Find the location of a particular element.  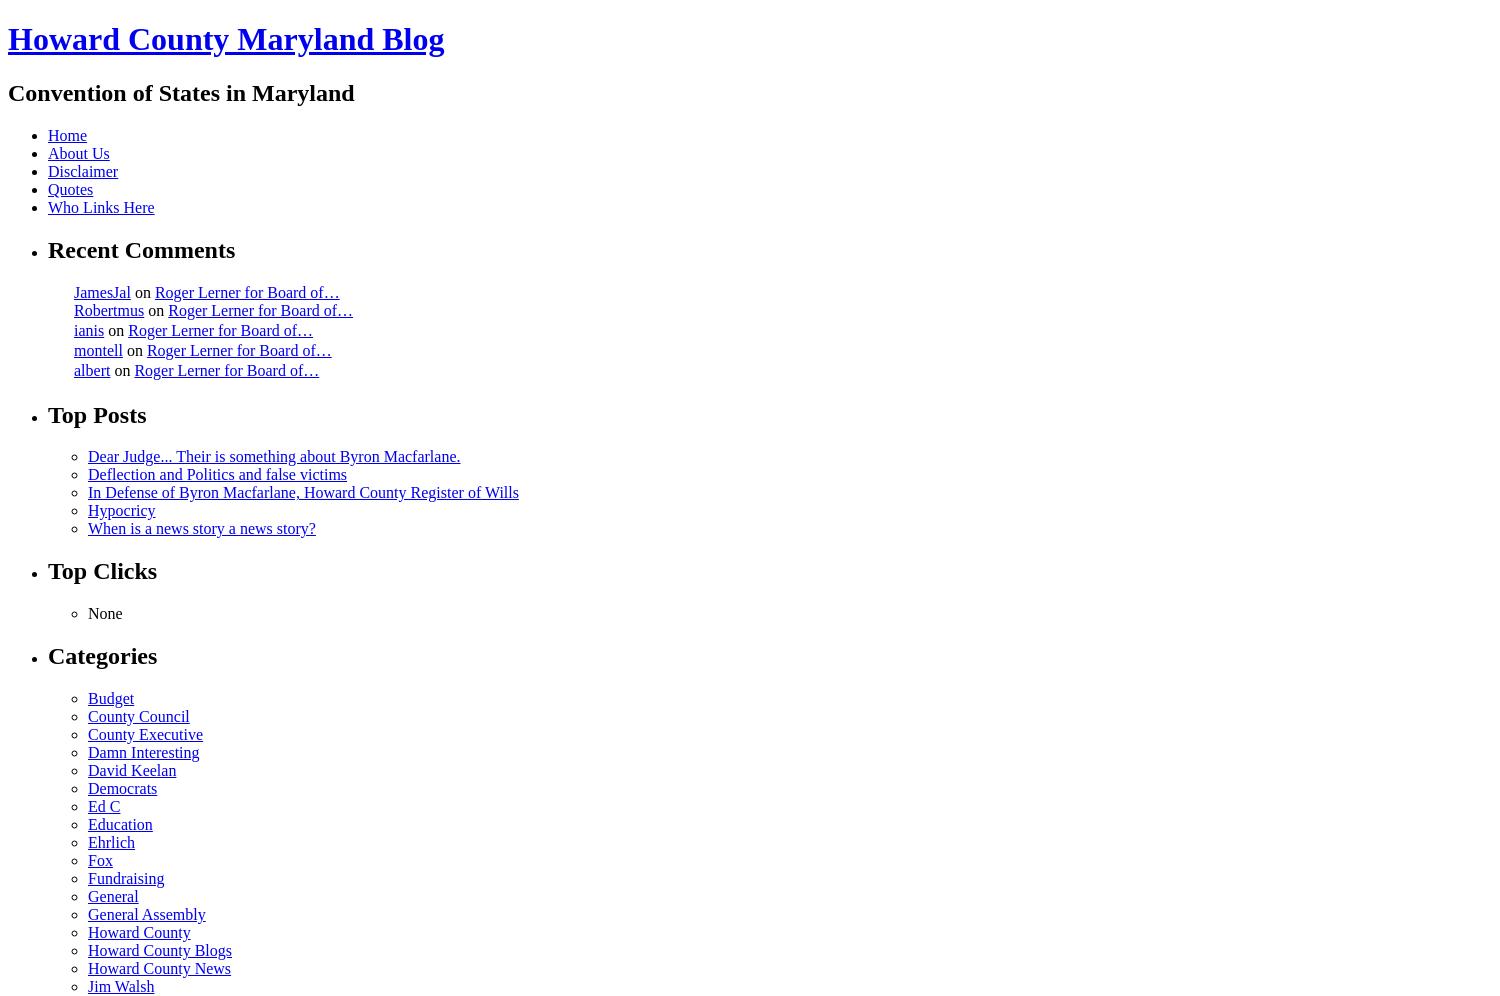

'Howard County News' is located at coordinates (159, 967).